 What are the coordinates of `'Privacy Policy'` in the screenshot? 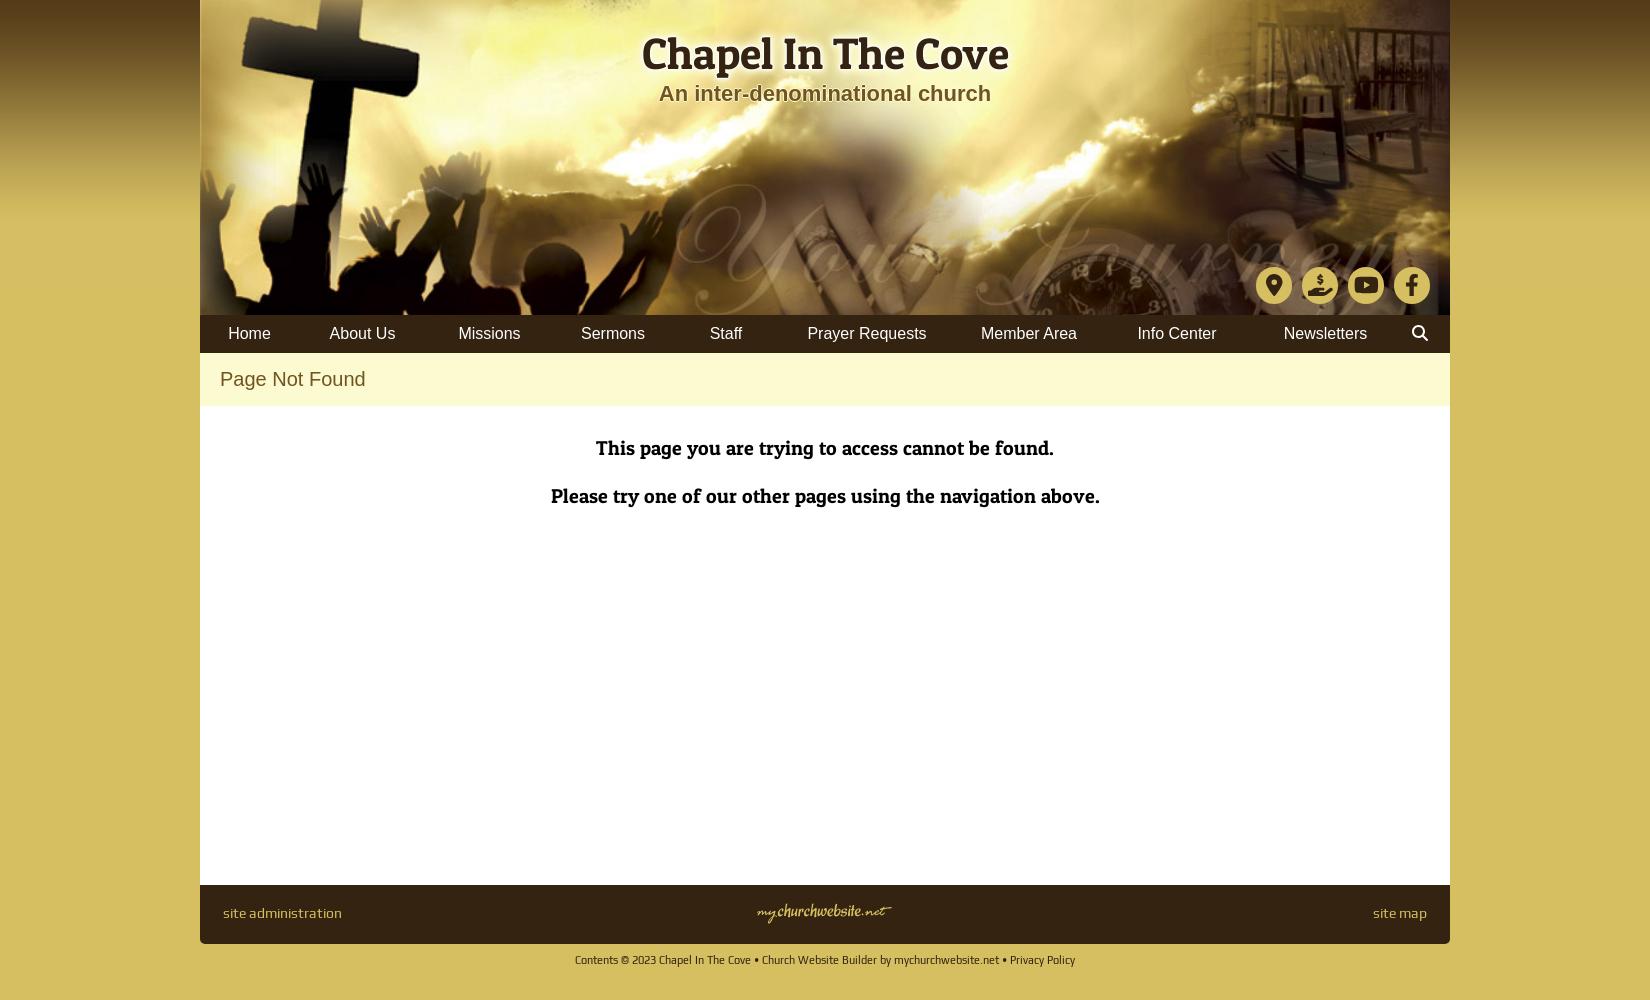 It's located at (1042, 959).